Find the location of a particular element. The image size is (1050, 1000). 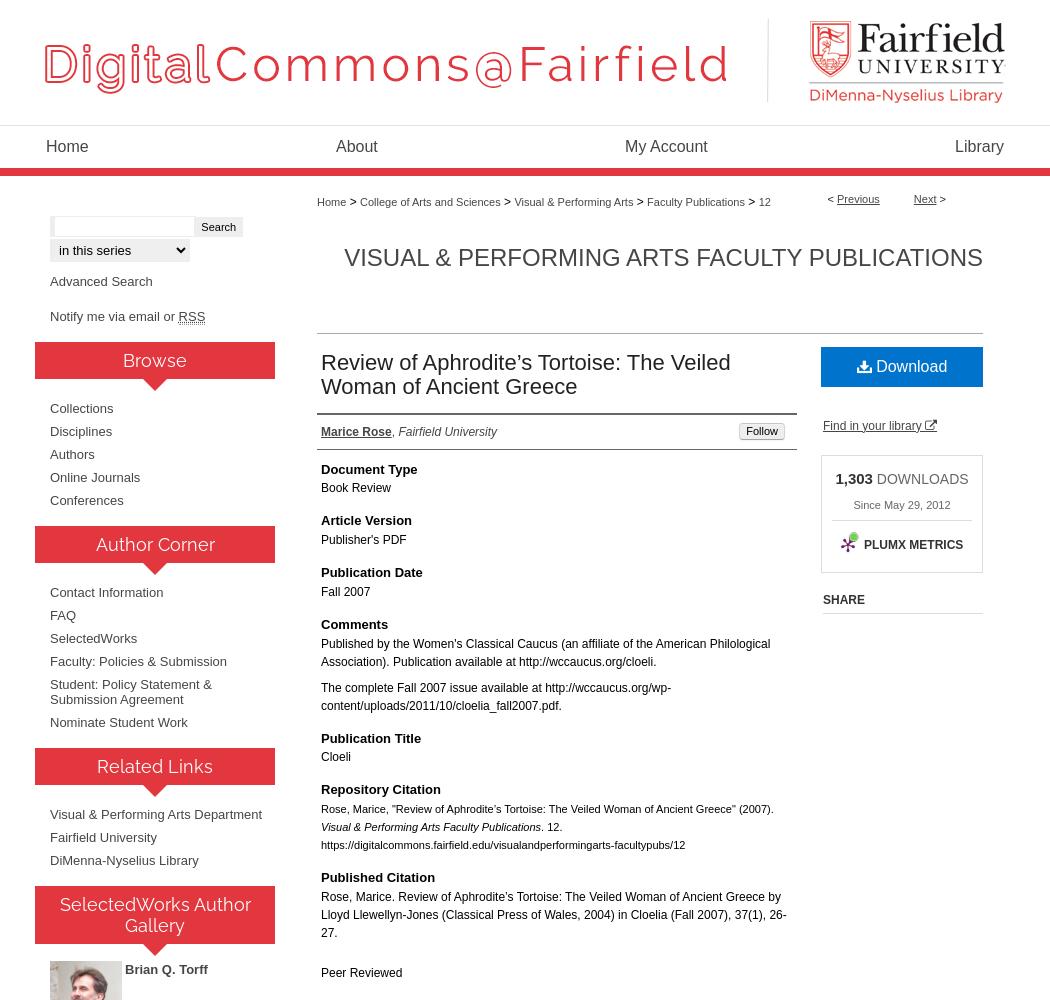

'Conferences' is located at coordinates (48, 498).